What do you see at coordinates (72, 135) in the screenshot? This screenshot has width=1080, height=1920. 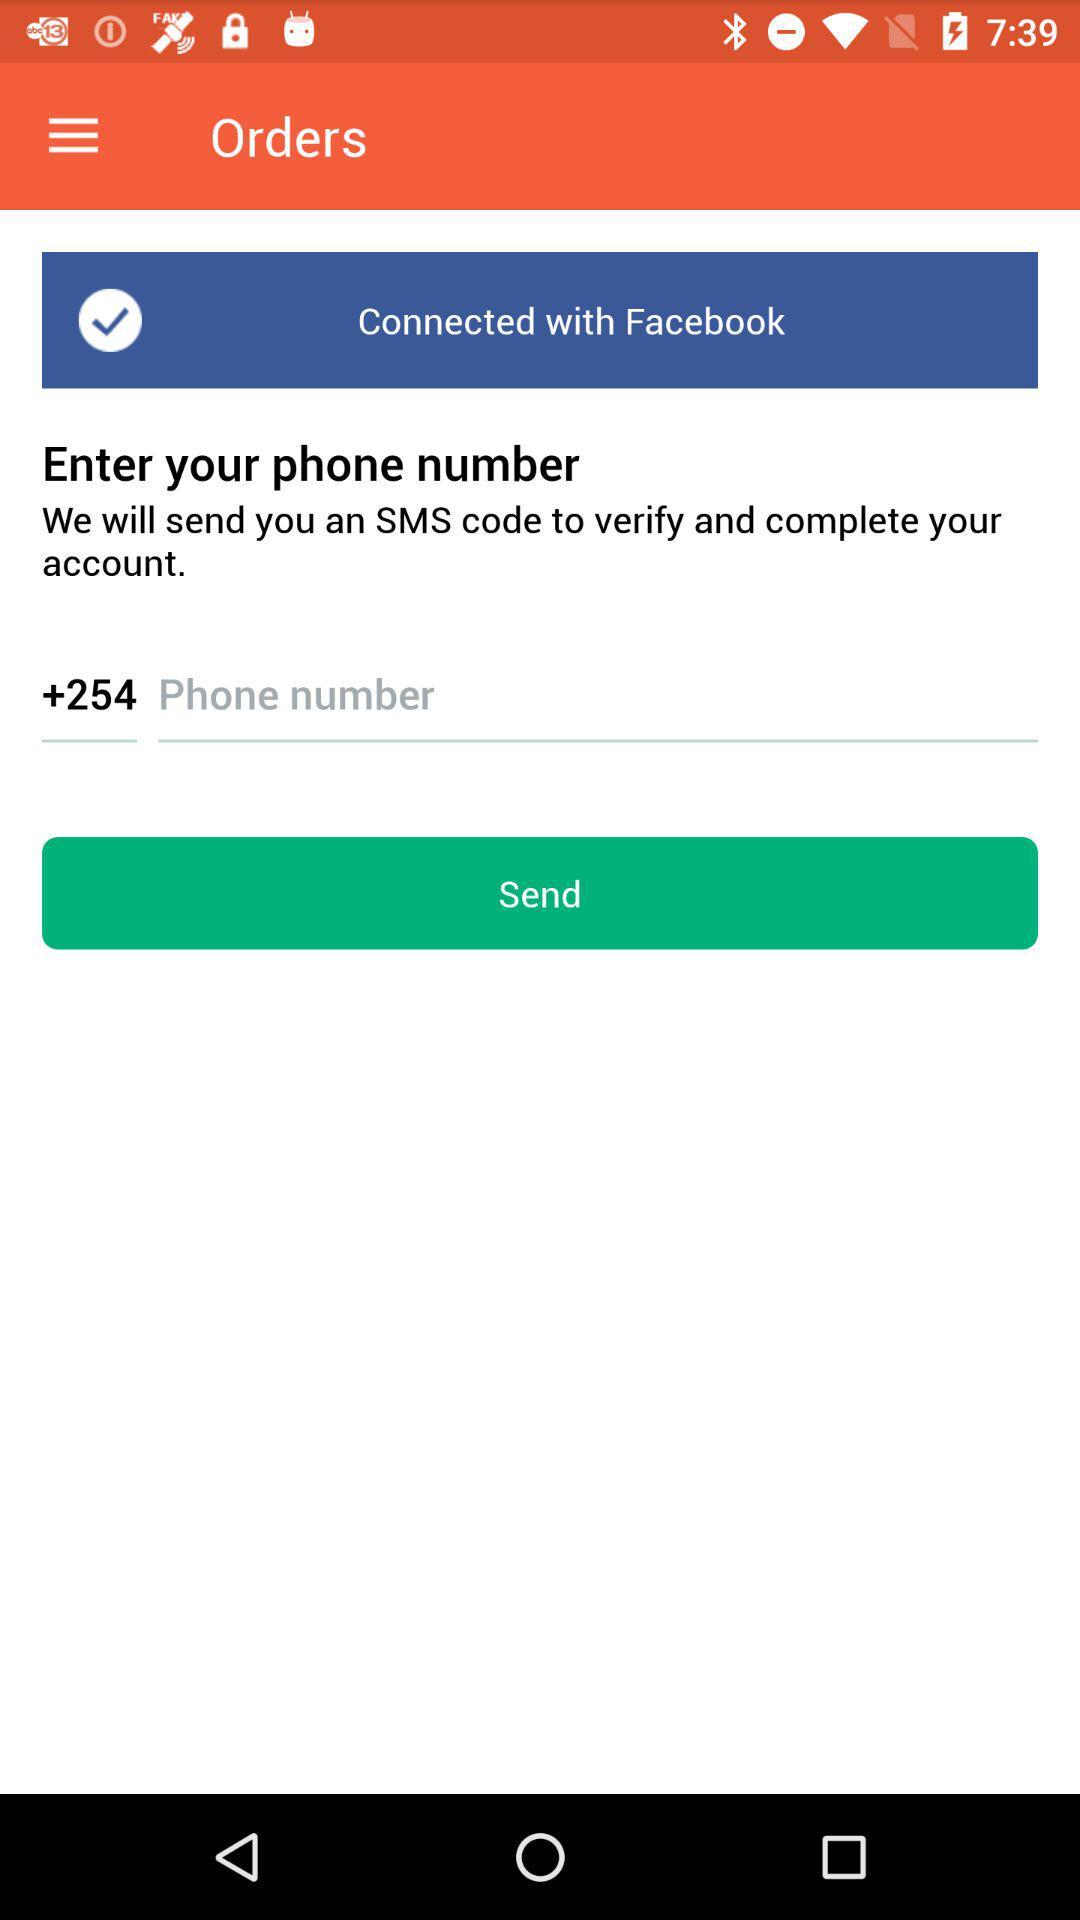 I see `the icon above the connected with facebook` at bounding box center [72, 135].